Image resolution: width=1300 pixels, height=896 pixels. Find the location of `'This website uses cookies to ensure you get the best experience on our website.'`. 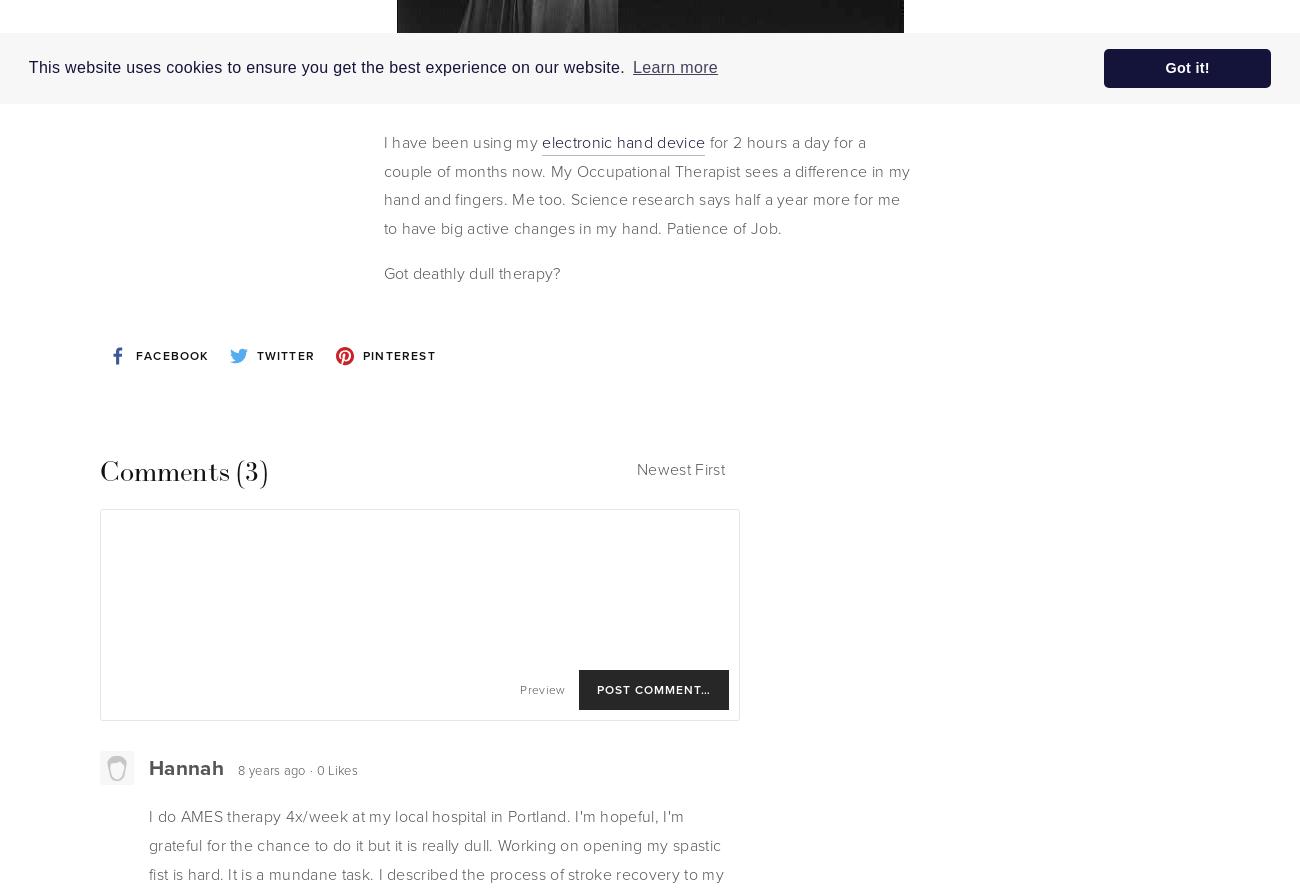

'This website uses cookies to ensure you get the best experience on our website.' is located at coordinates (327, 67).